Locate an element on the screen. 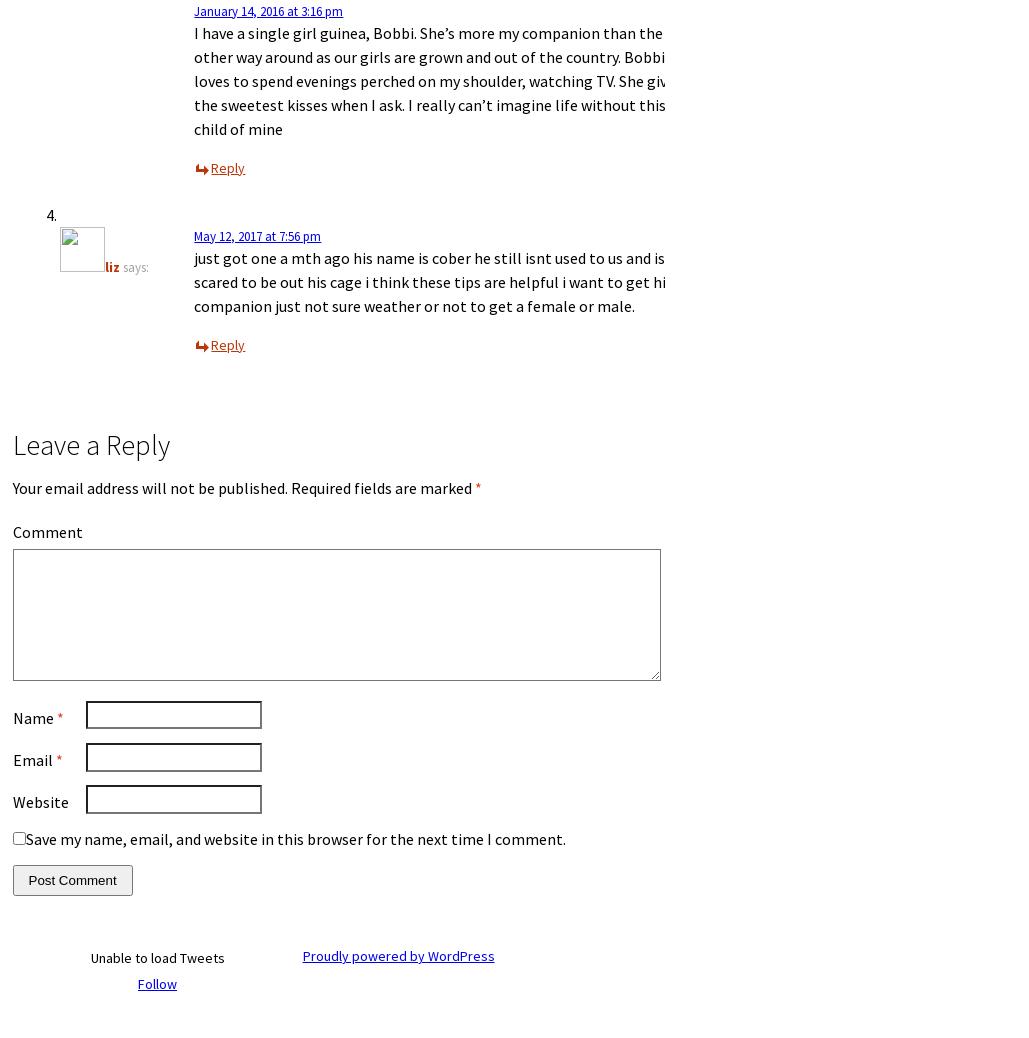 This screenshot has width=1029, height=1038. 'just got one a mth ago his name is cober he still isnt used to us and is scared to be out his cage i think these tips are helpful i want to get him a companion just not sure weather or not to get a female or male.' is located at coordinates (193, 280).